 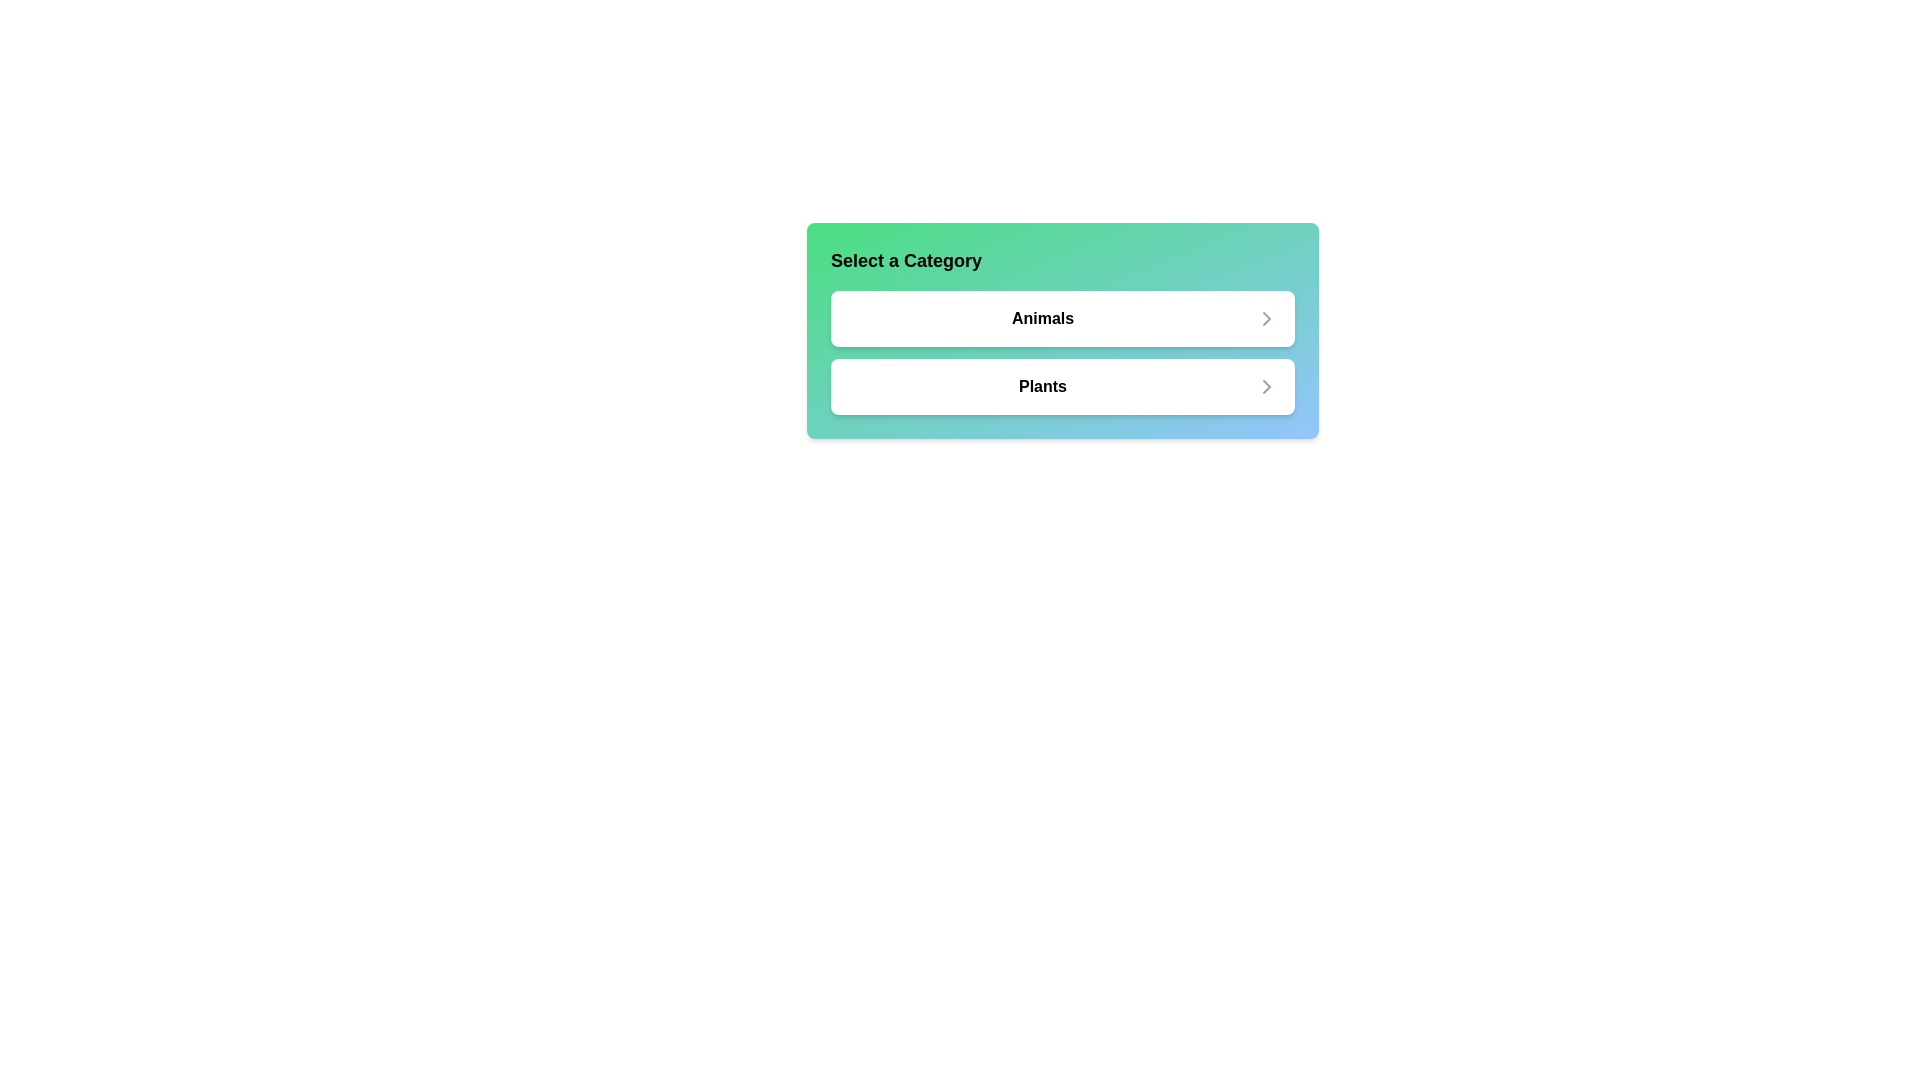 What do you see at coordinates (1266, 386) in the screenshot?
I see `the chevron navigation icon located on the right side of the 'Plants' button` at bounding box center [1266, 386].